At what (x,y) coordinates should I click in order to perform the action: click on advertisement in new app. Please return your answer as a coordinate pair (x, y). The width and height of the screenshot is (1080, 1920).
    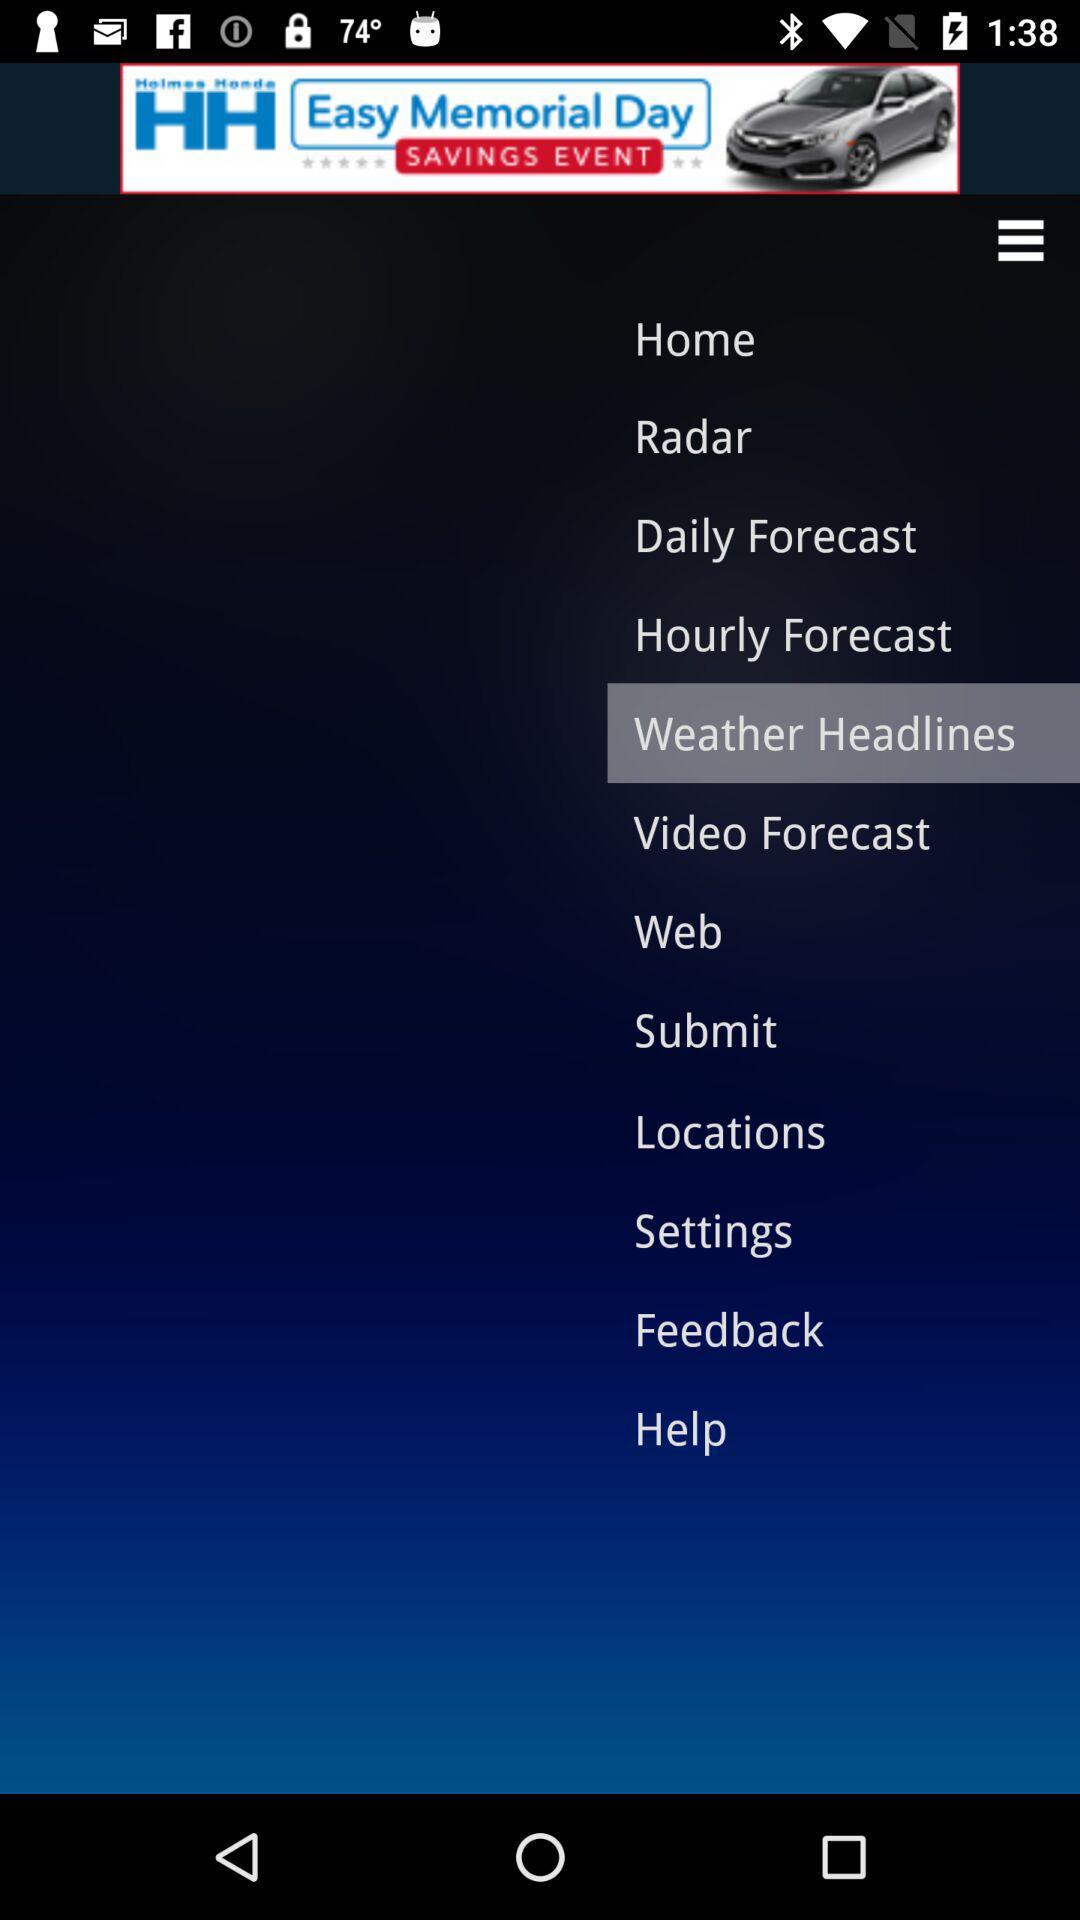
    Looking at the image, I should click on (540, 127).